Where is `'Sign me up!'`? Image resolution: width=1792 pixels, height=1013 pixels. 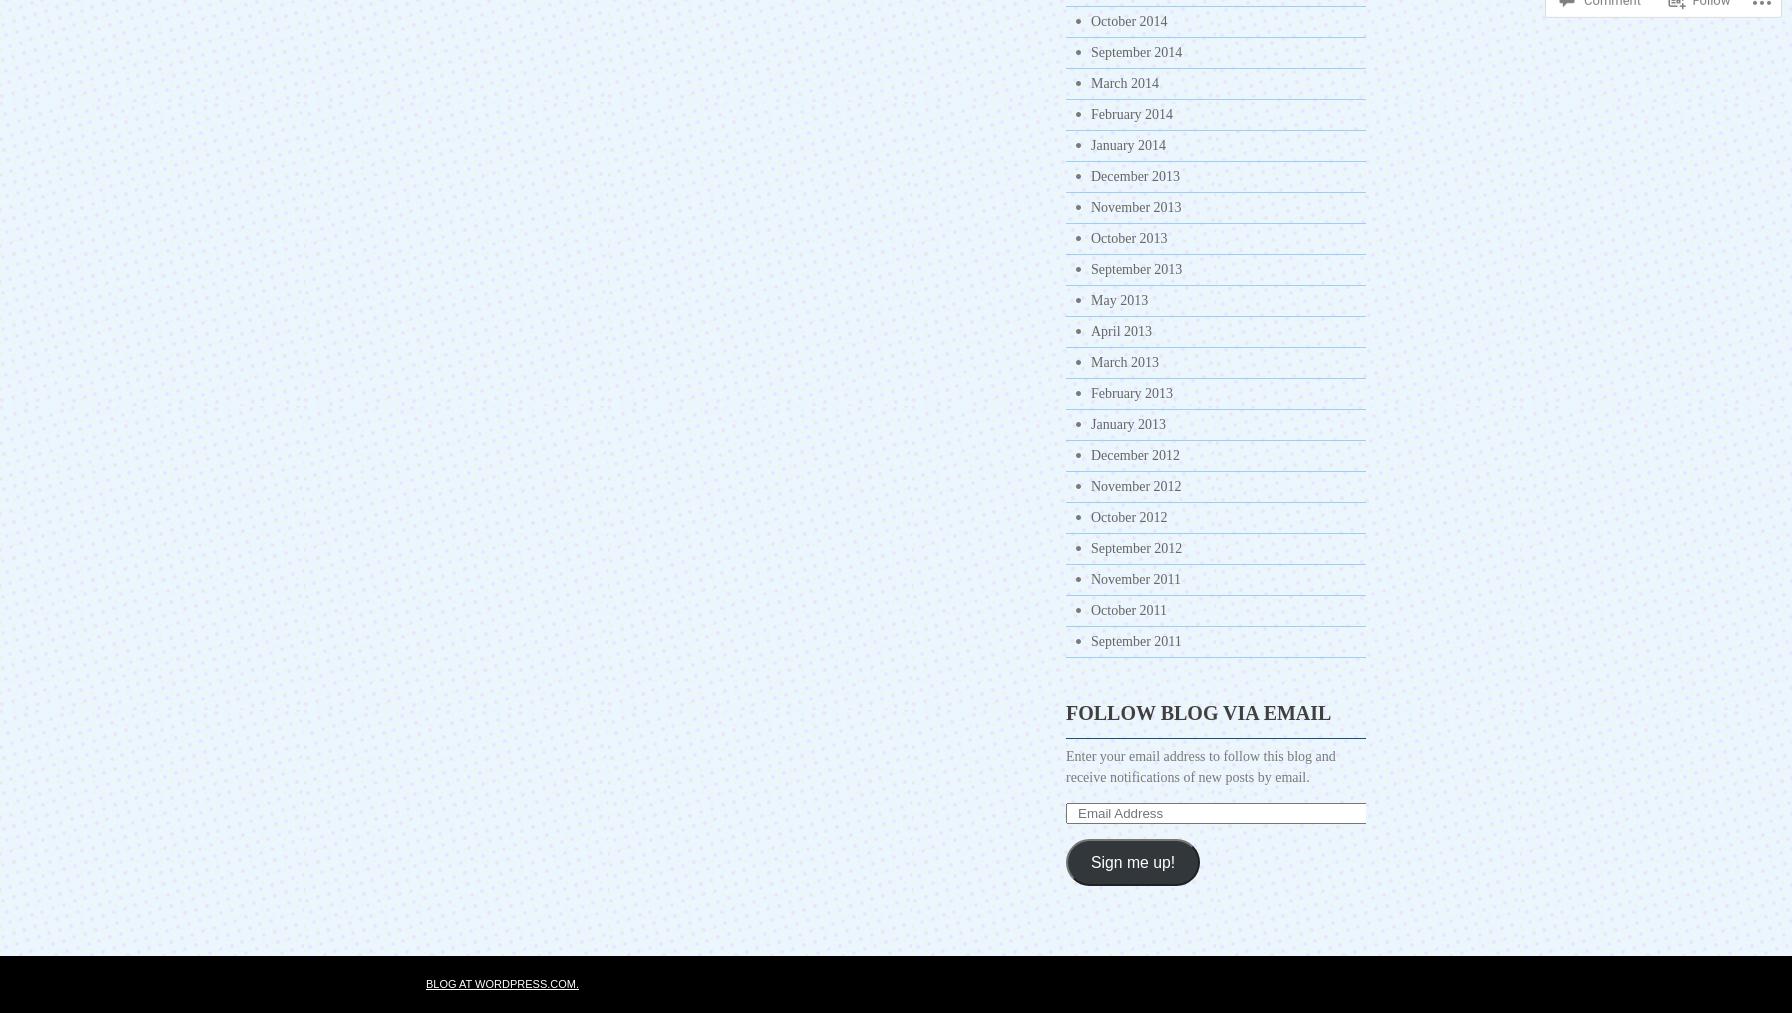 'Sign me up!' is located at coordinates (1132, 860).